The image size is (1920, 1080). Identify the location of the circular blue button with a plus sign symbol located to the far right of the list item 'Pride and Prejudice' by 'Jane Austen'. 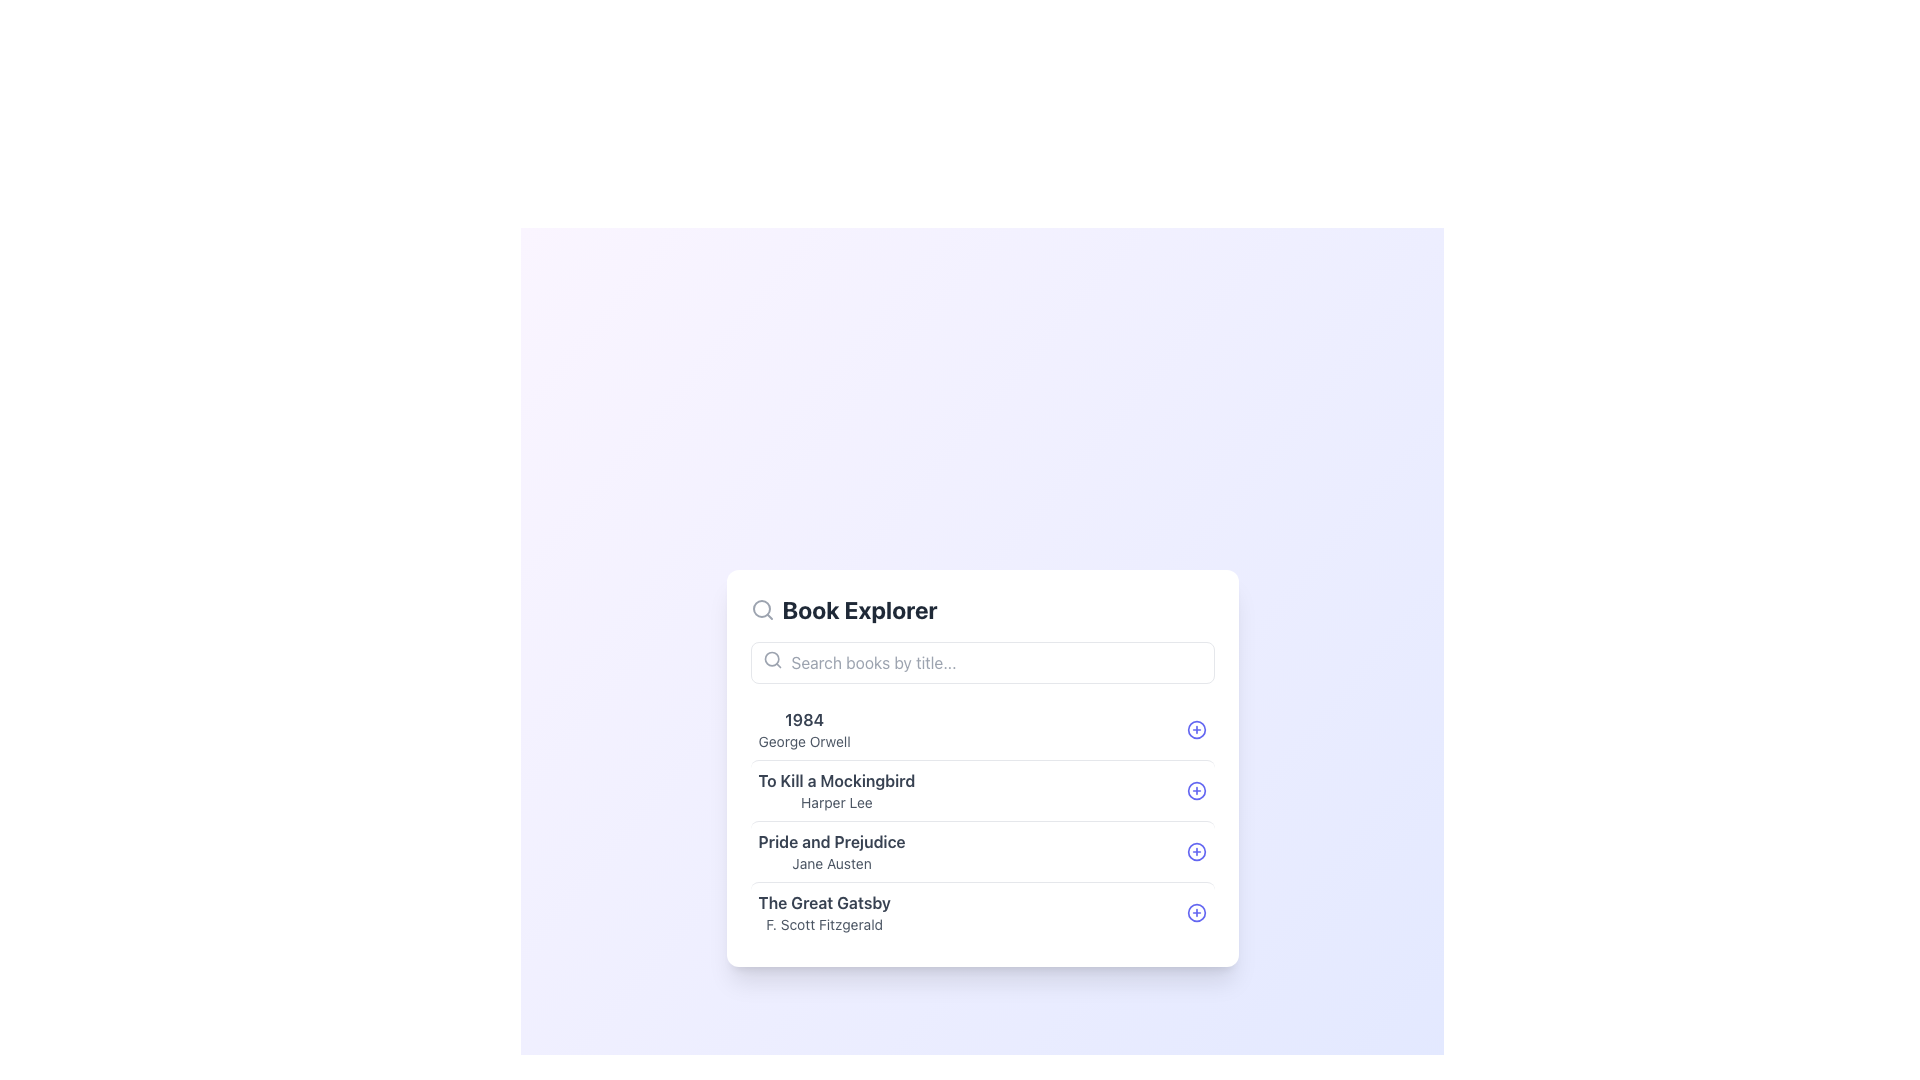
(1196, 851).